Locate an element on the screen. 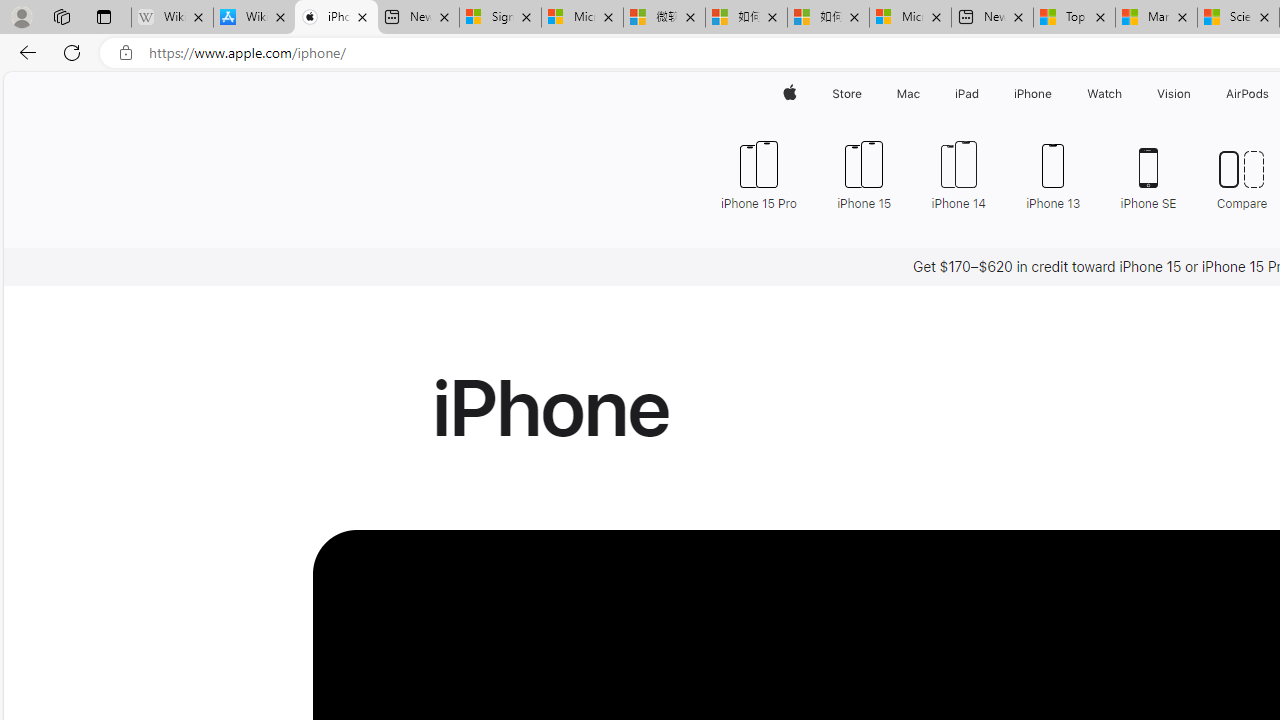  'Vision' is located at coordinates (1175, 93).